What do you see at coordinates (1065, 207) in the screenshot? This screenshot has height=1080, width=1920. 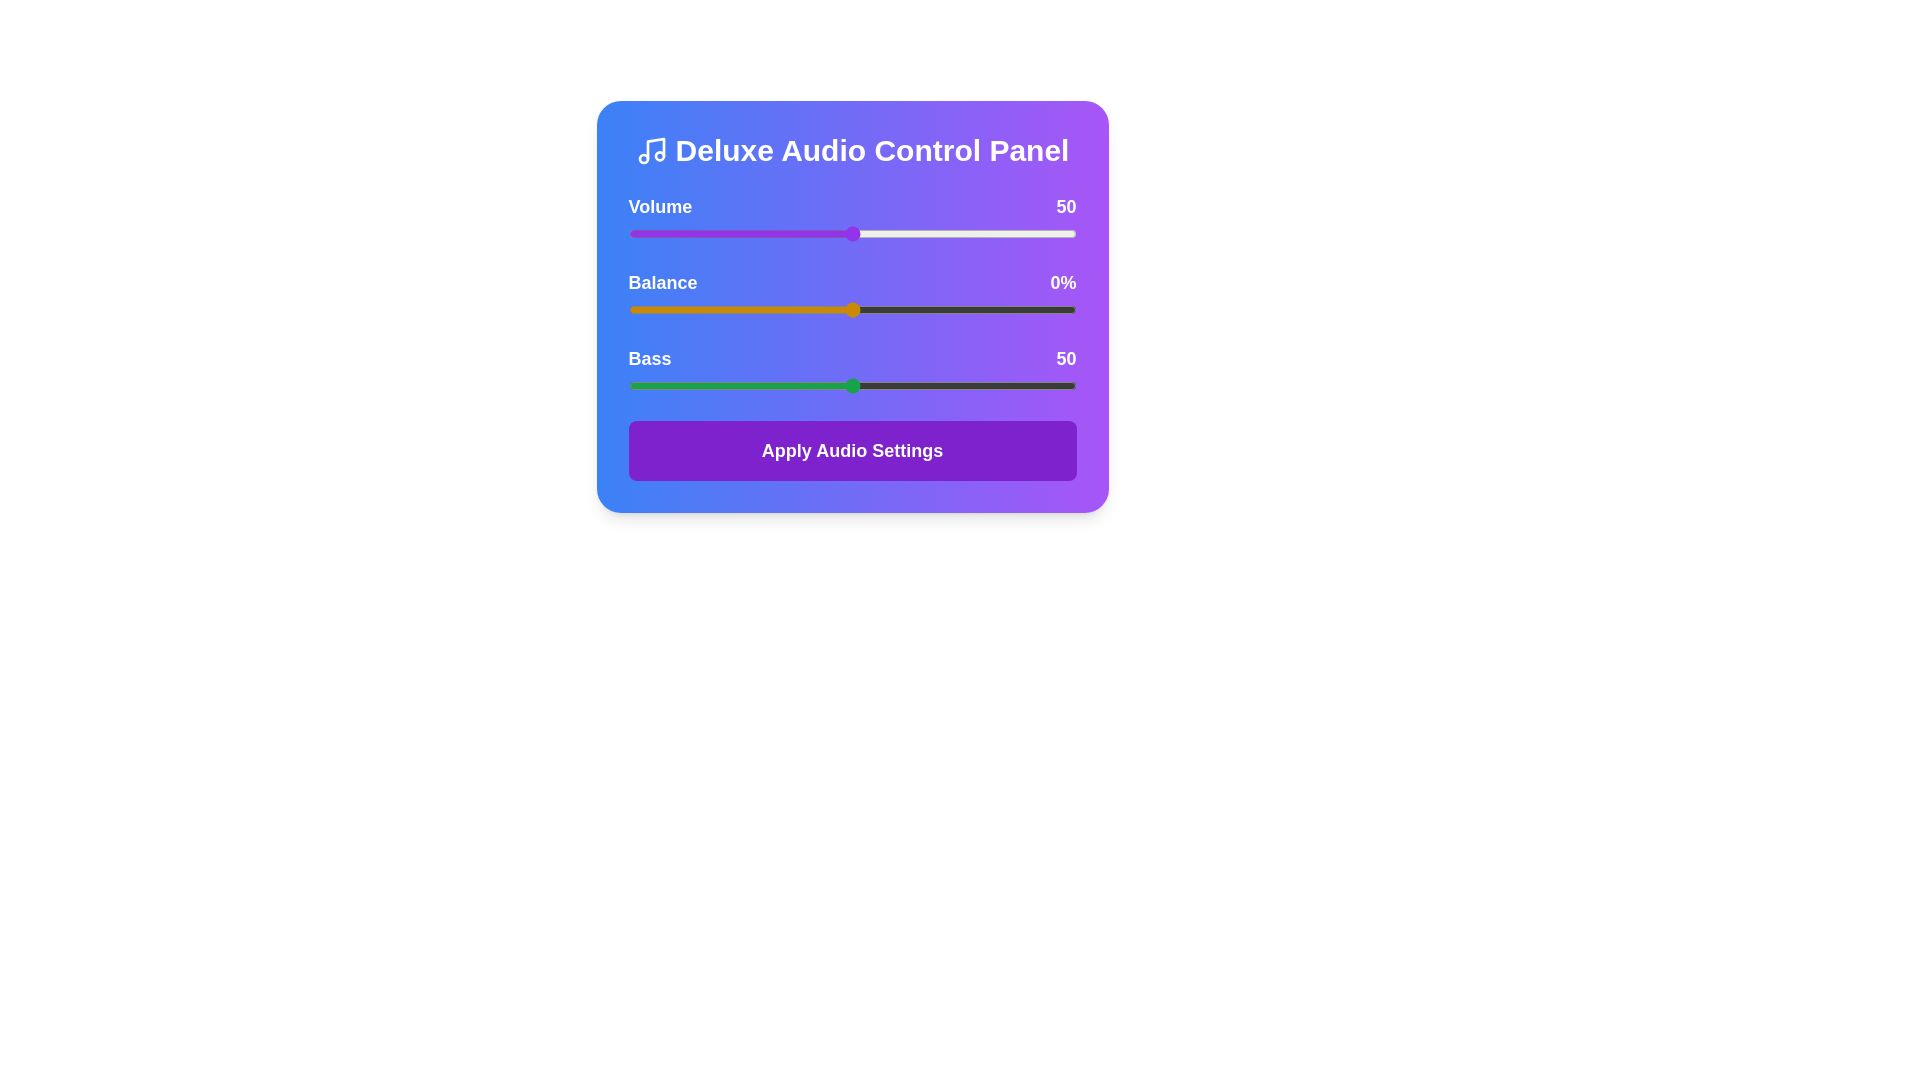 I see `the text display field that shows '50' in white on a purple background, located in the top-right corner of the purple panel adjacent to the label 'Bass'` at bounding box center [1065, 207].